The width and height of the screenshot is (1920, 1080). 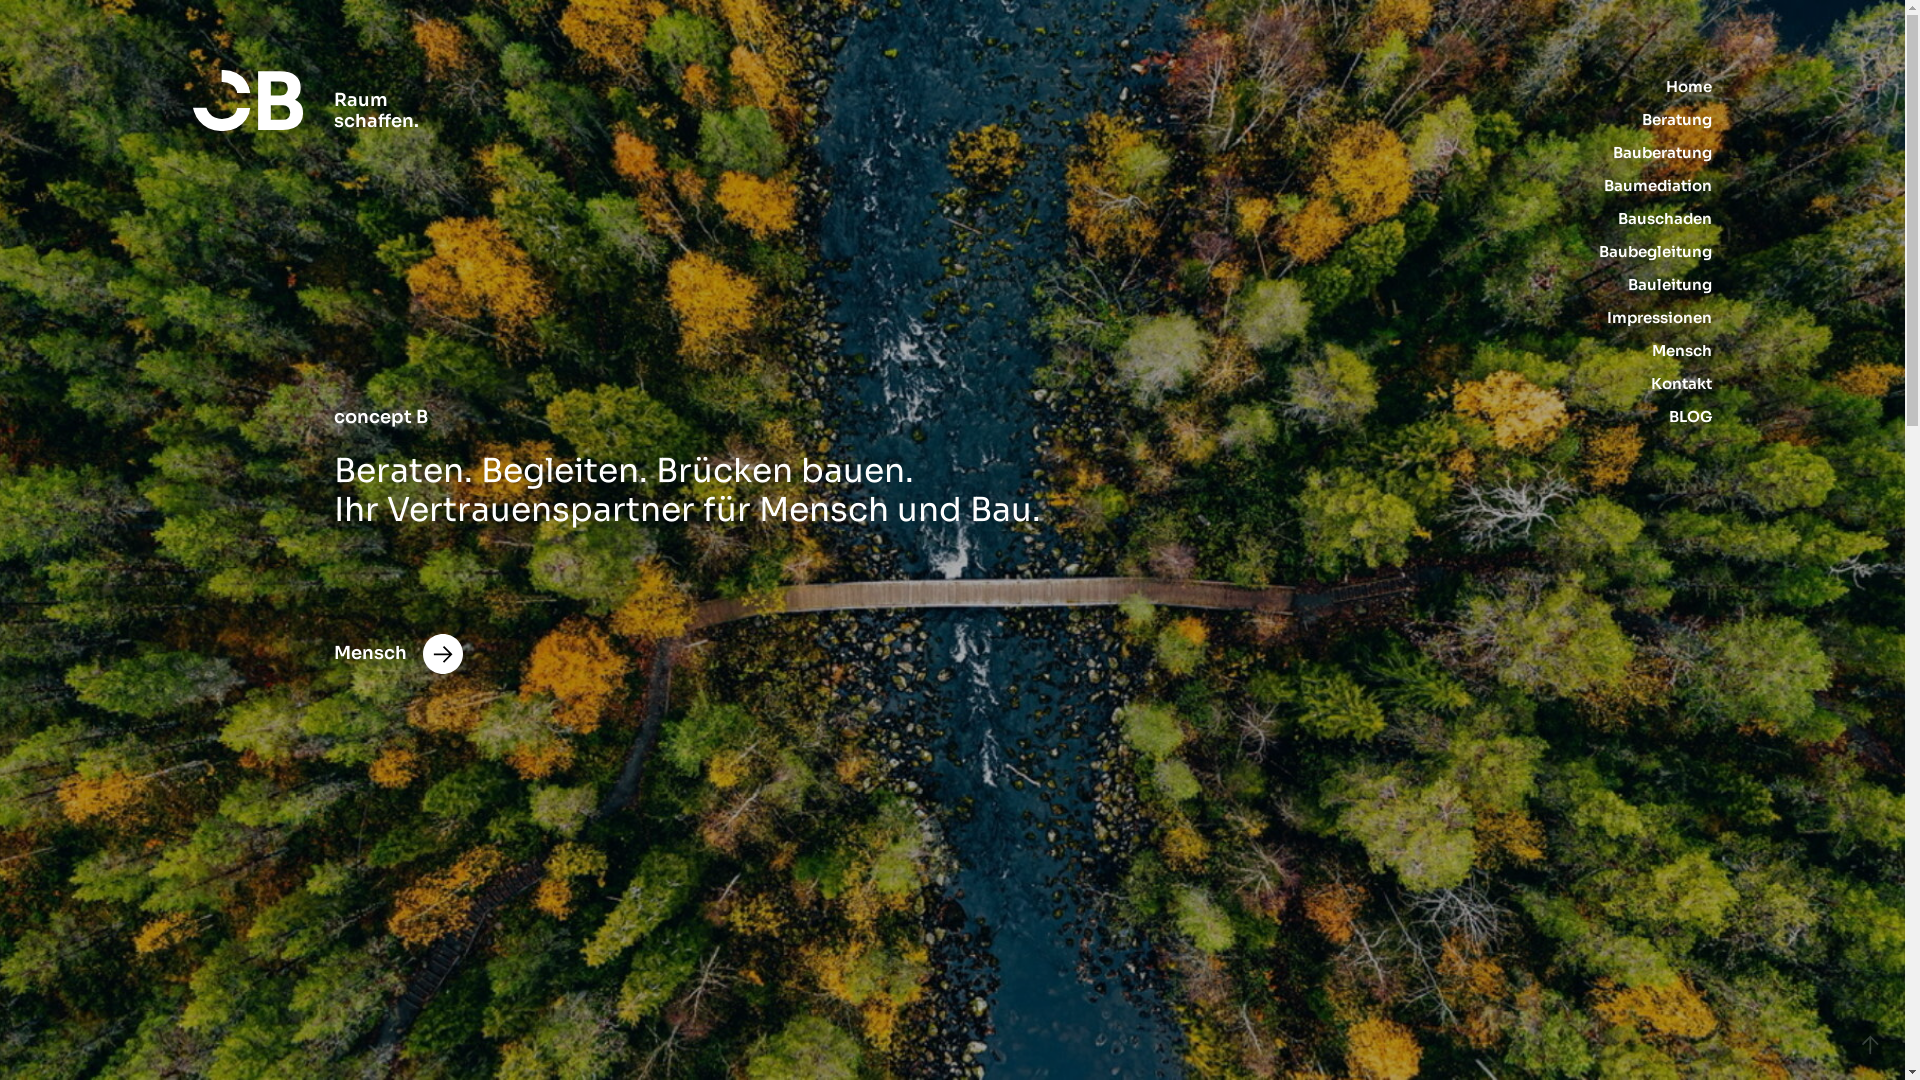 What do you see at coordinates (1665, 218) in the screenshot?
I see `'Bauschaden'` at bounding box center [1665, 218].